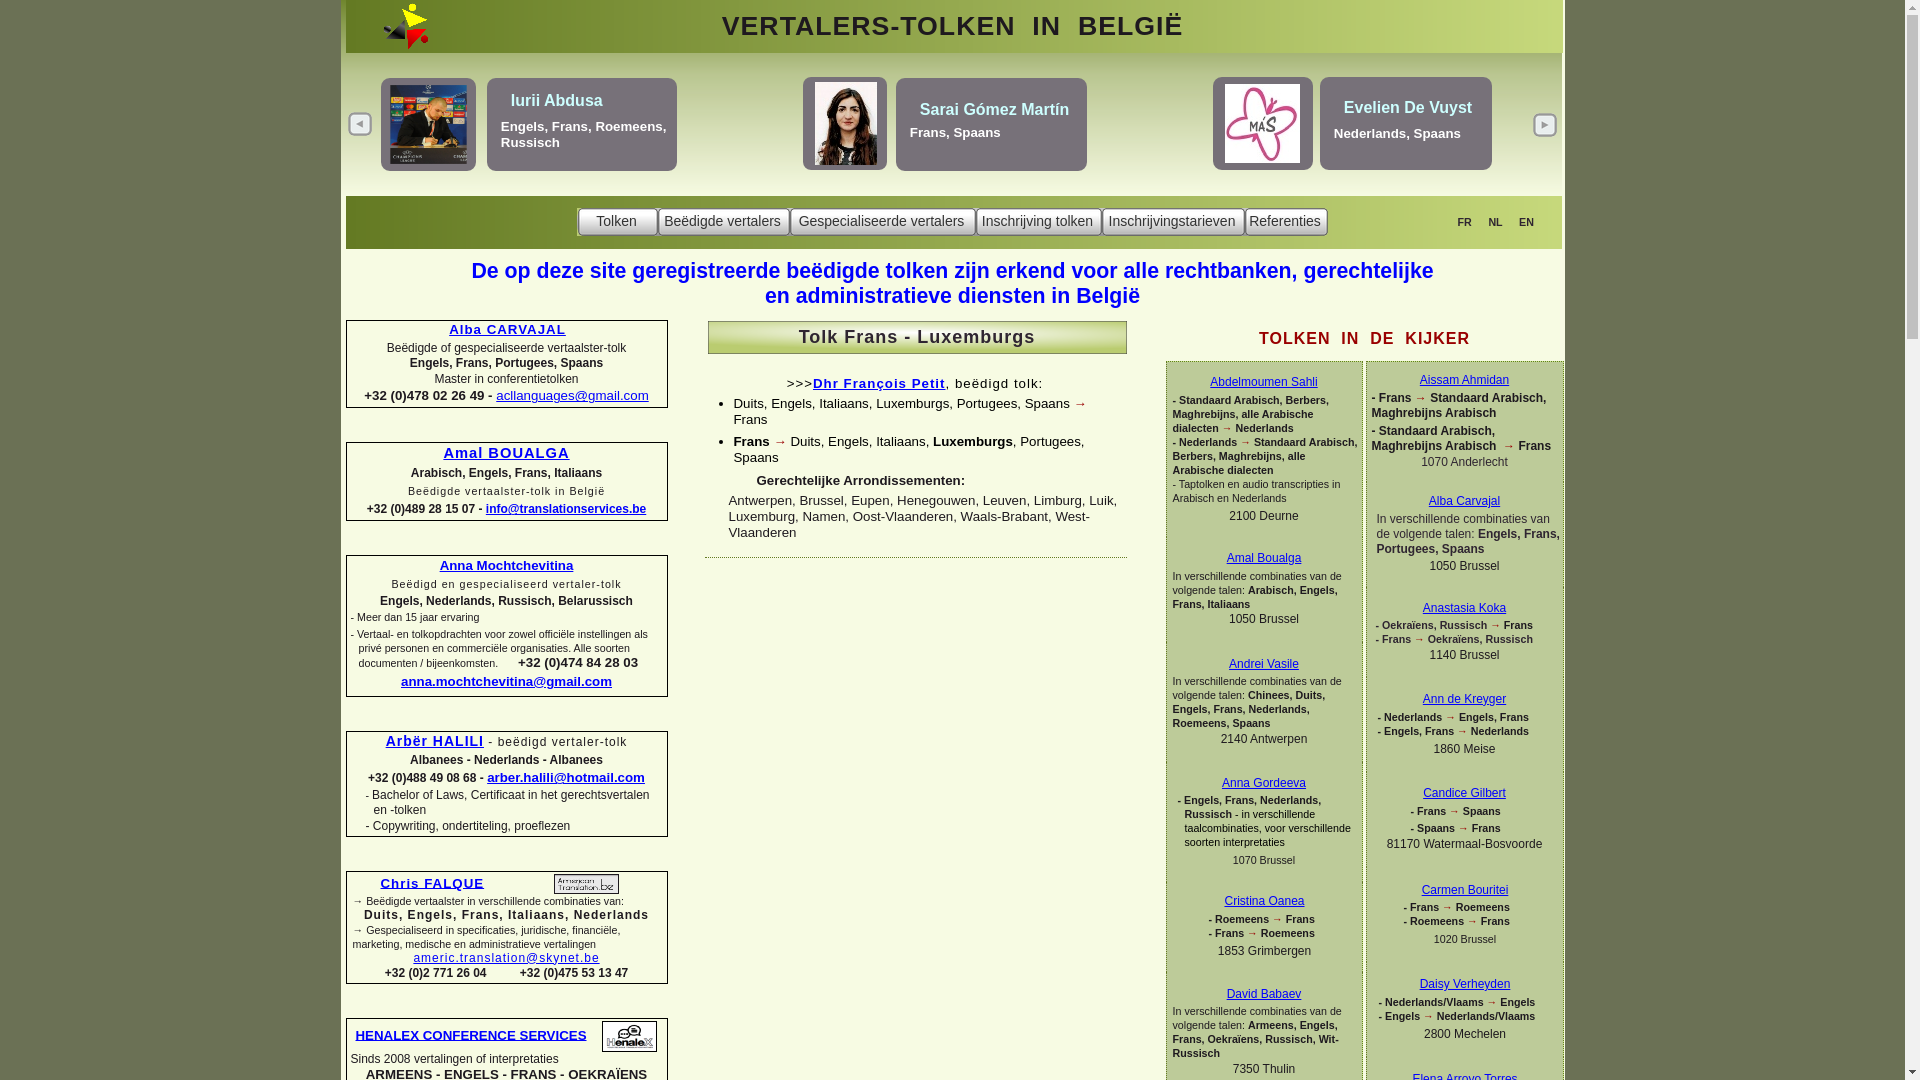 This screenshot has width=1920, height=1080. Describe the element at coordinates (1465, 982) in the screenshot. I see `'Daisy Verheyden'` at that location.